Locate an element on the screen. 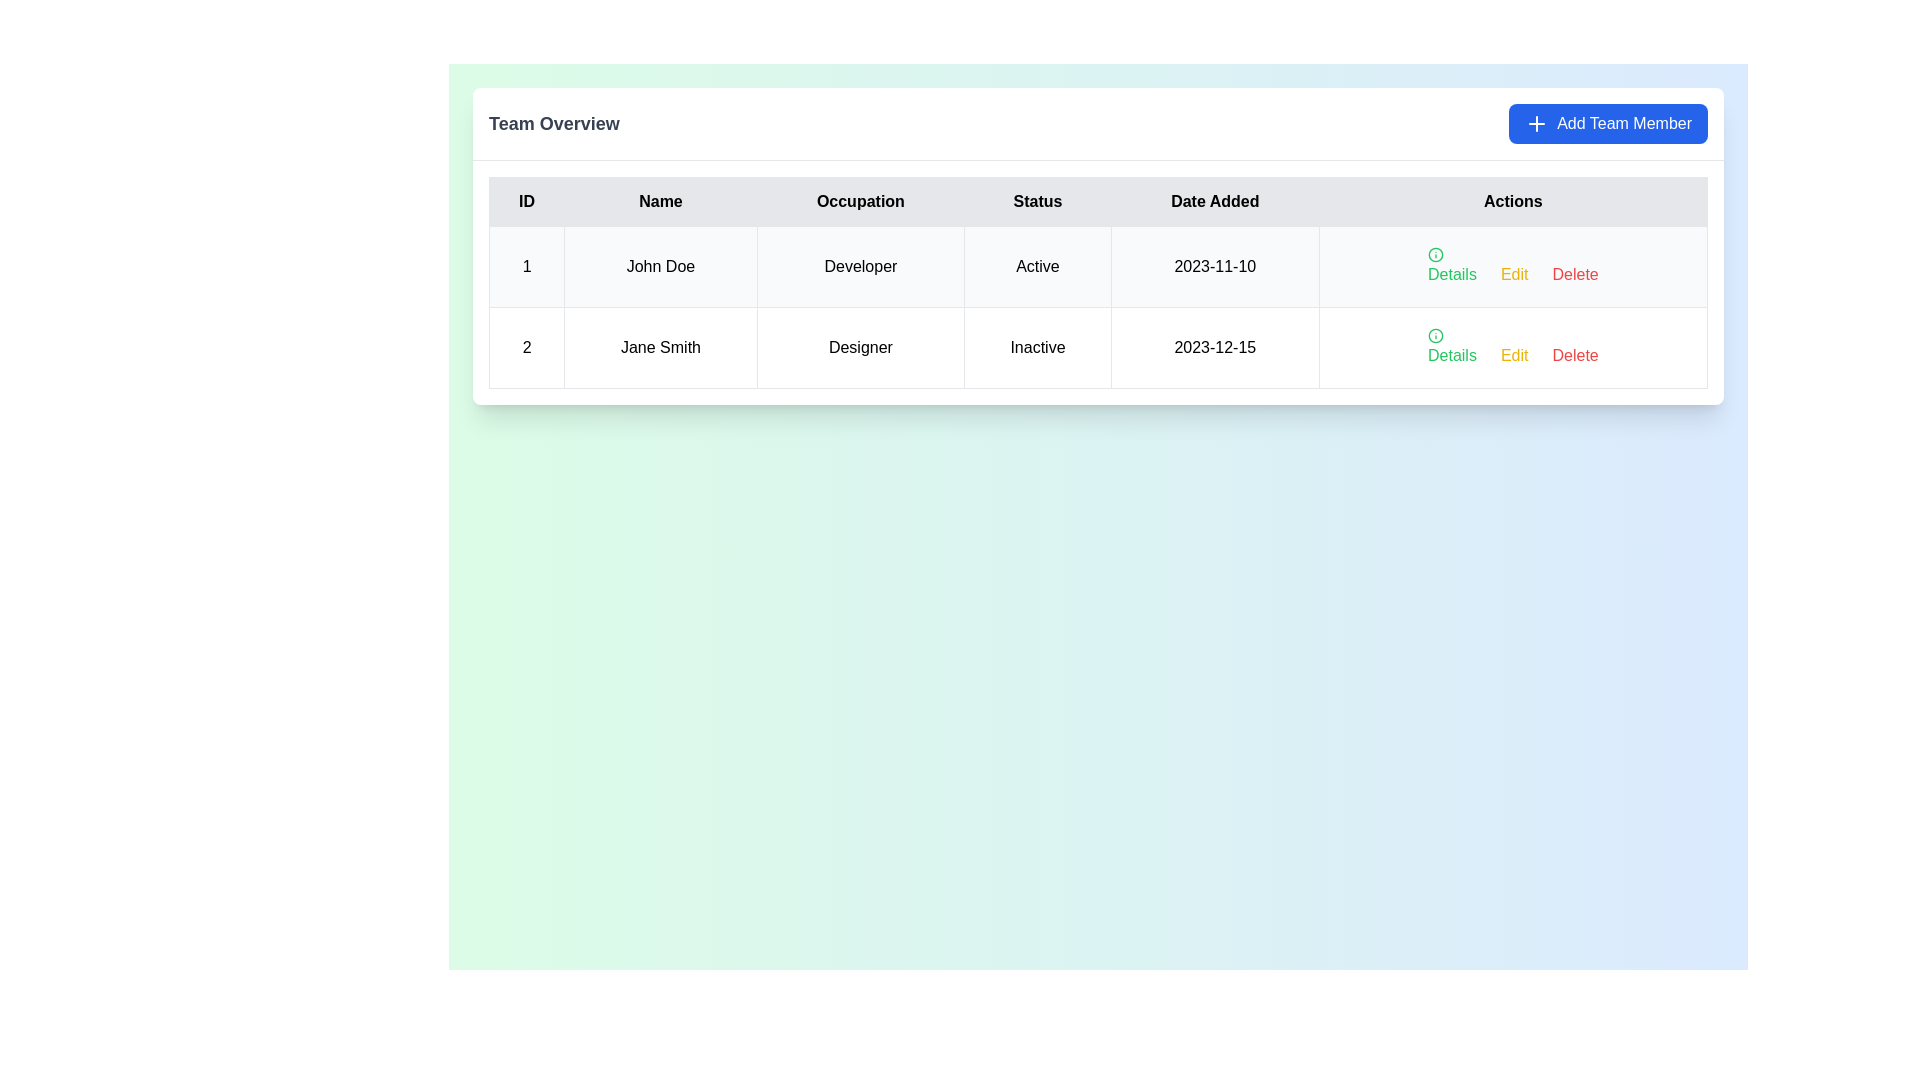 Image resolution: width=1920 pixels, height=1080 pixels. the Text cell displaying the occupation attribute 'Developer' for John Doe, located in the 'Occupation' column of the first row of the table is located at coordinates (860, 265).